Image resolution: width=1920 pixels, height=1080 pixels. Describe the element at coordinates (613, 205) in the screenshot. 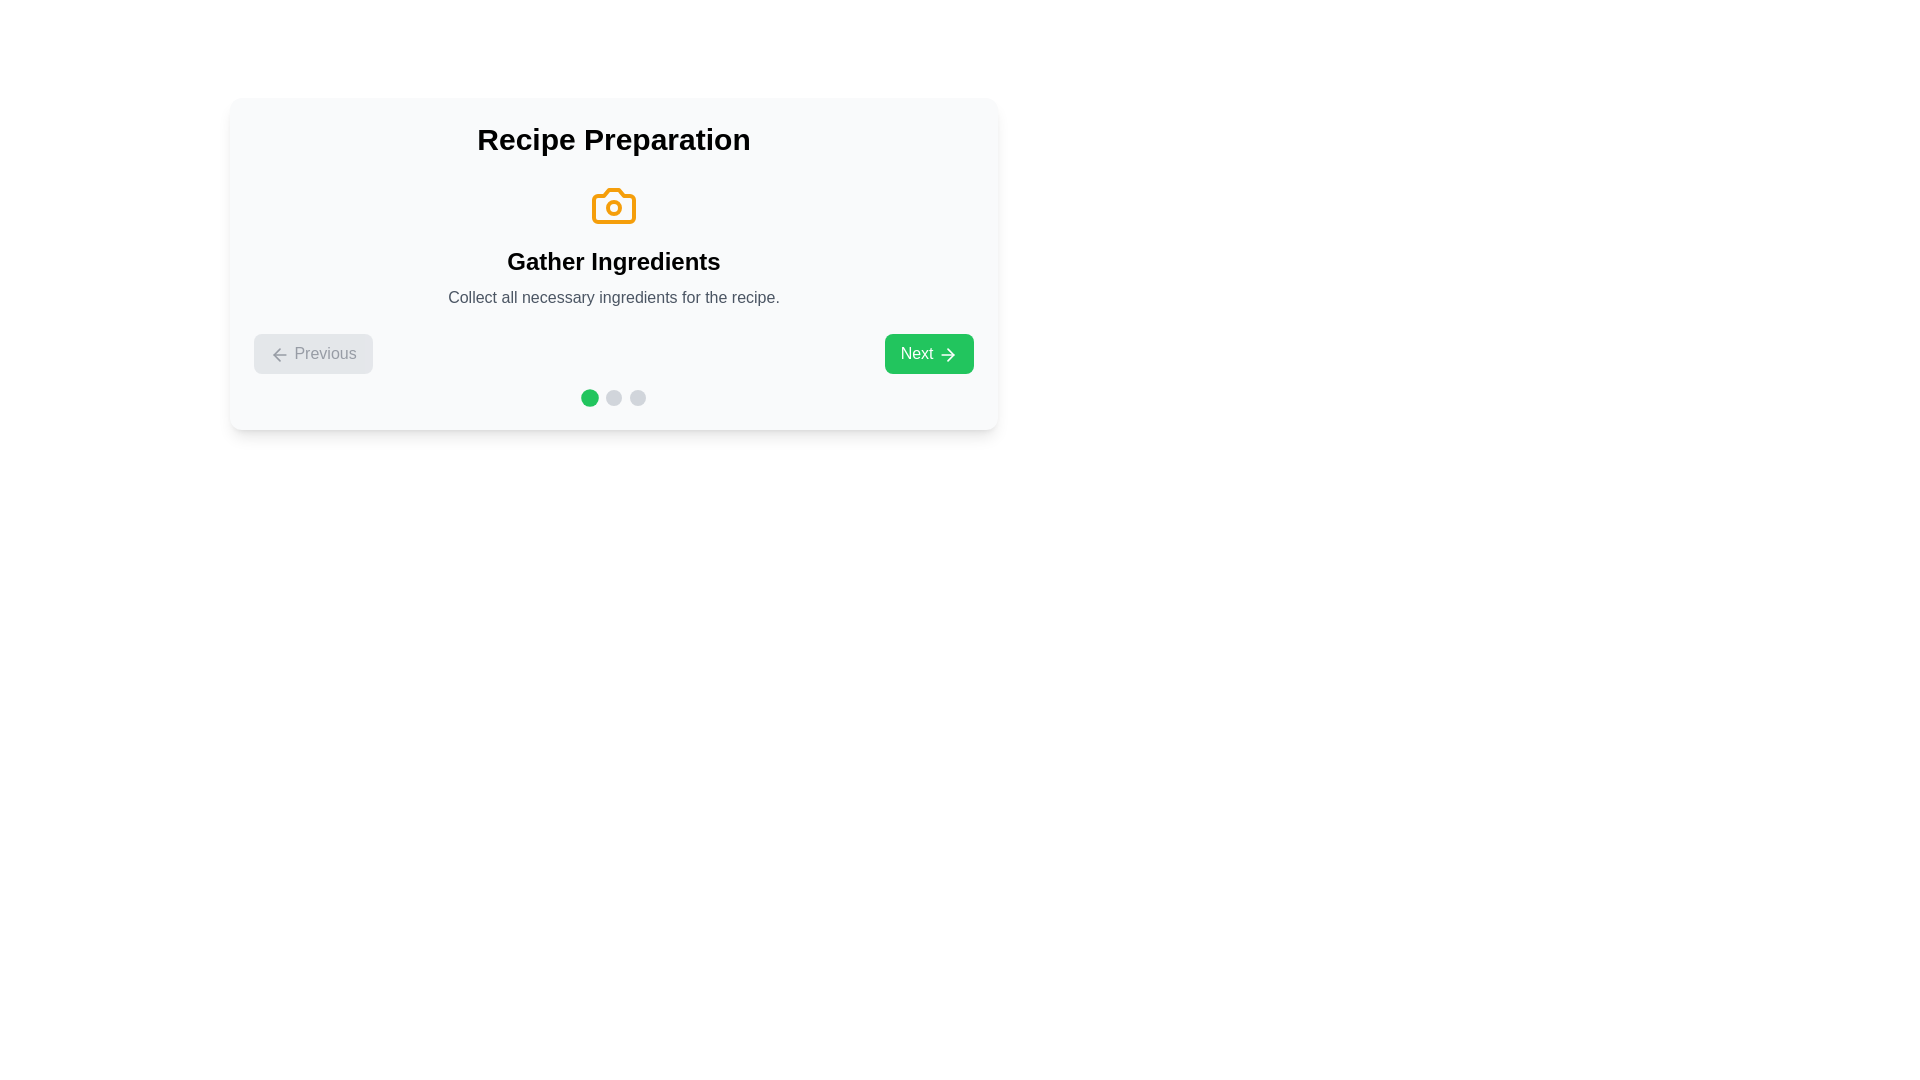

I see `the camera icon element, which is styled in amber color and located at the top of the main white card, above the 'Gather Ingredients' text and below 'Recipe Preparation'` at that location.